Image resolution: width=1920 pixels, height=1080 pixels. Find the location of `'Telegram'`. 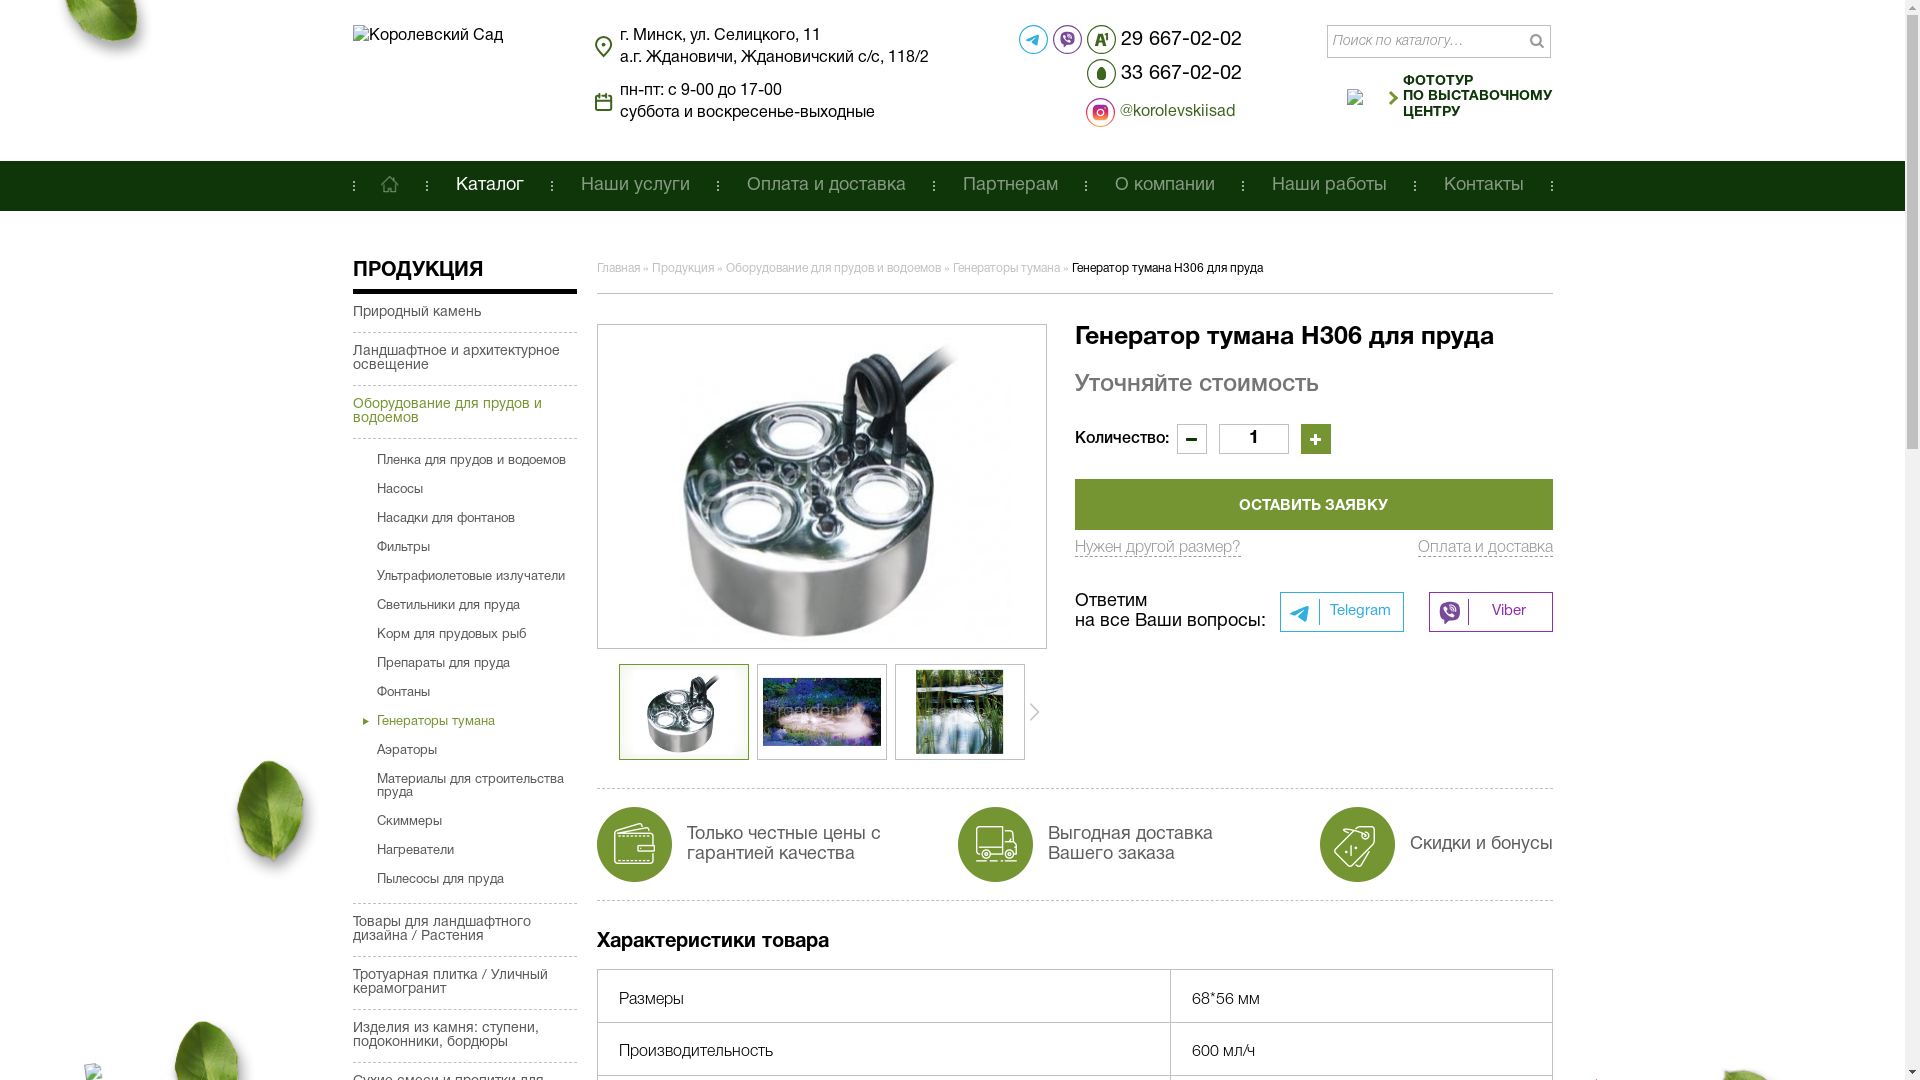

'Telegram' is located at coordinates (1280, 611).